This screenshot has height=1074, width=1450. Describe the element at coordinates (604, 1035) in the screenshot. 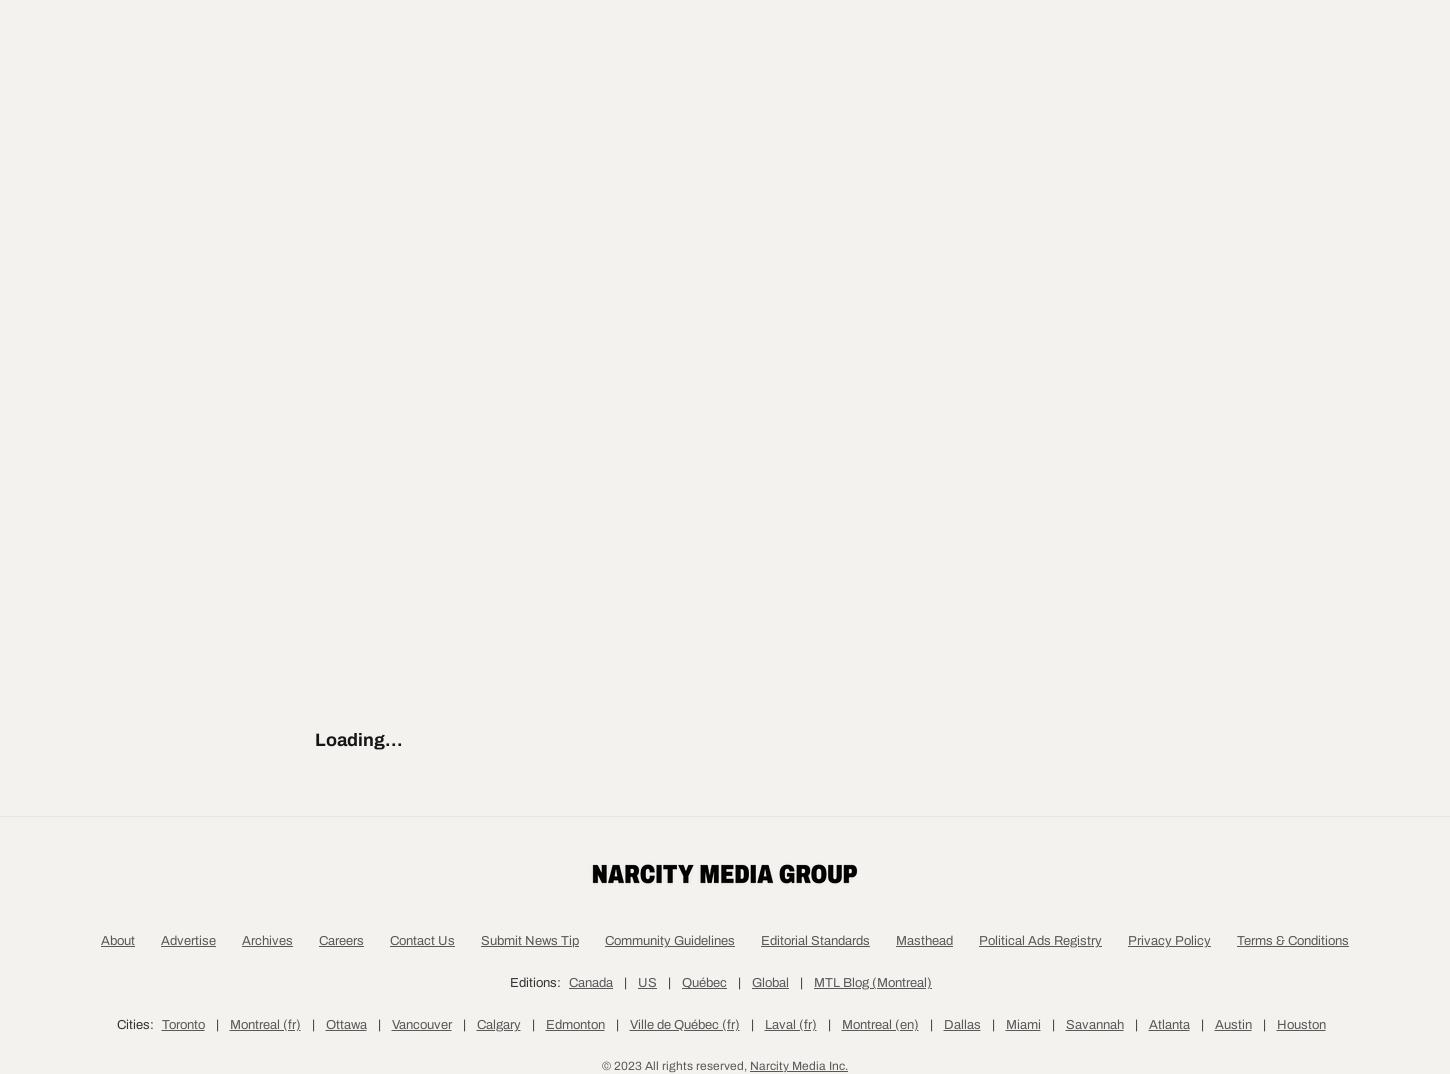

I see `'Community Guidelines'` at that location.